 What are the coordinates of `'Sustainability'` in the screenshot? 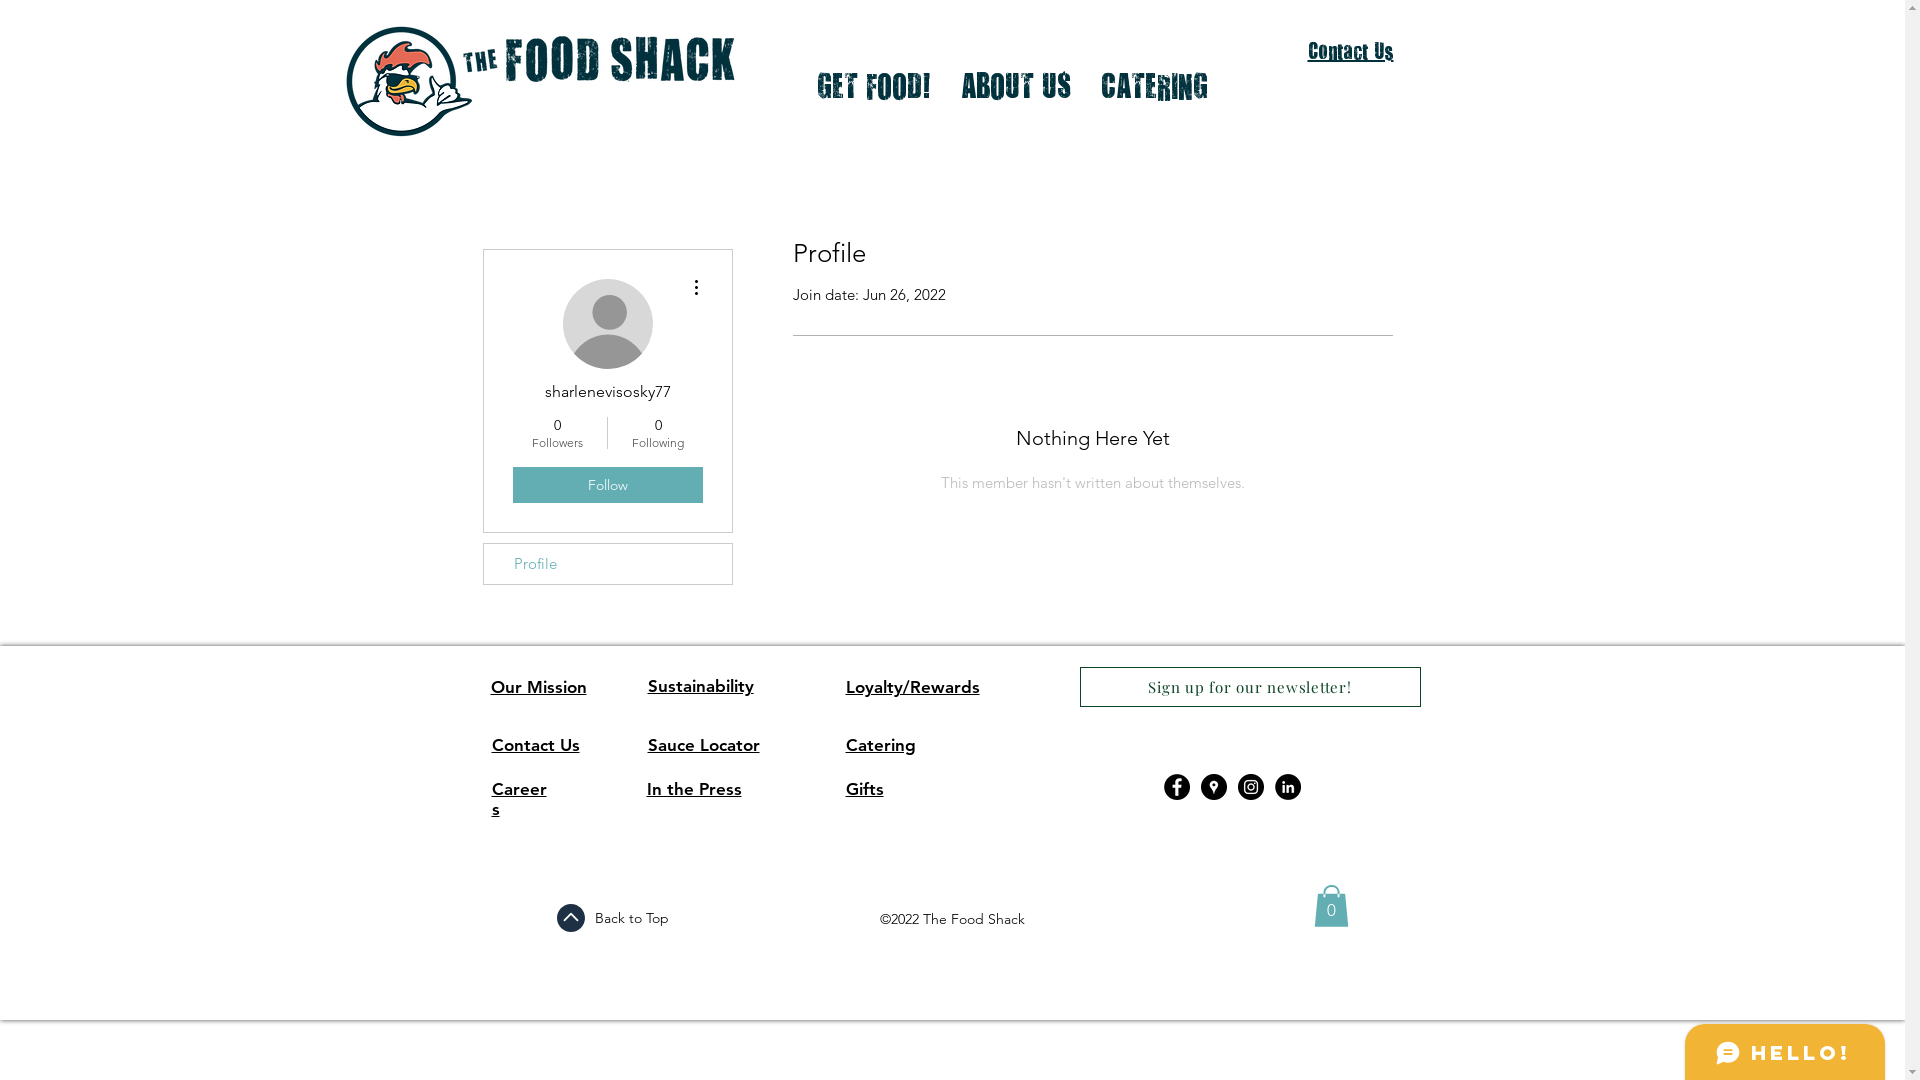 It's located at (700, 685).